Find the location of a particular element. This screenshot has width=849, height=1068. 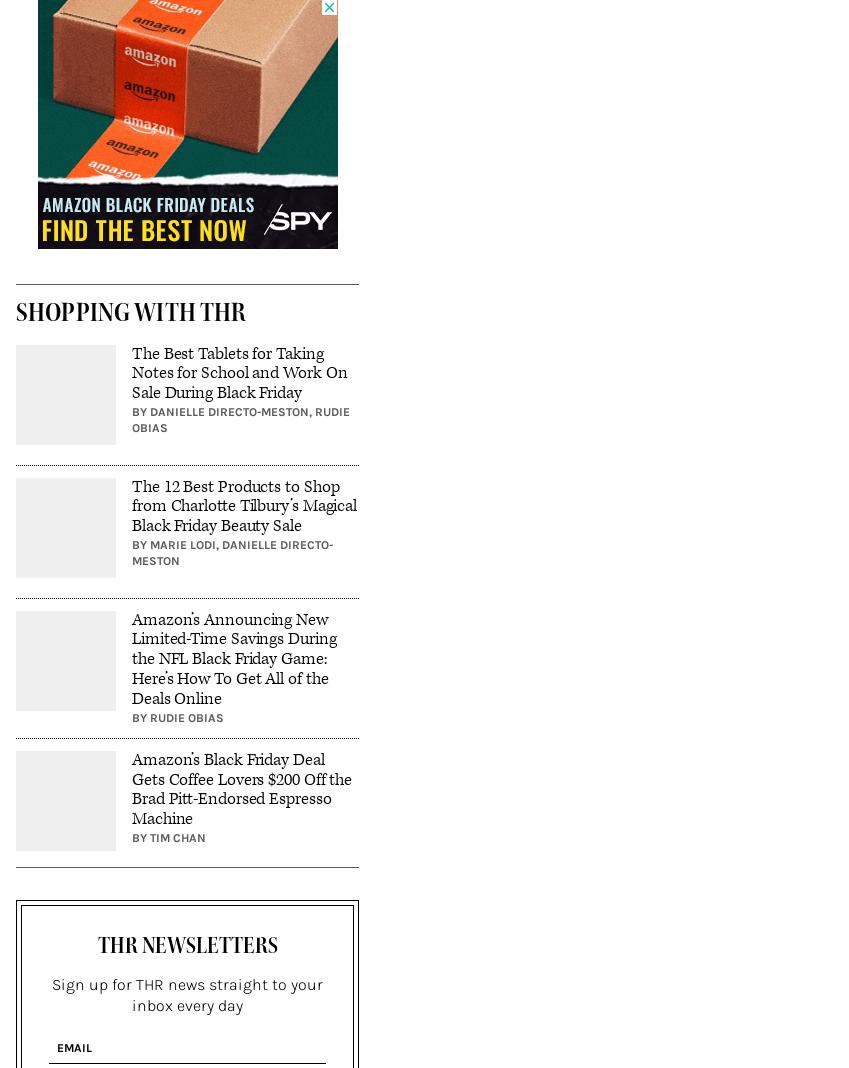

'Amazon’s Announcing New Limited-Time Savings During the NFL Black Friday Game: Here’s How To Get All of the Deals Online' is located at coordinates (131, 657).